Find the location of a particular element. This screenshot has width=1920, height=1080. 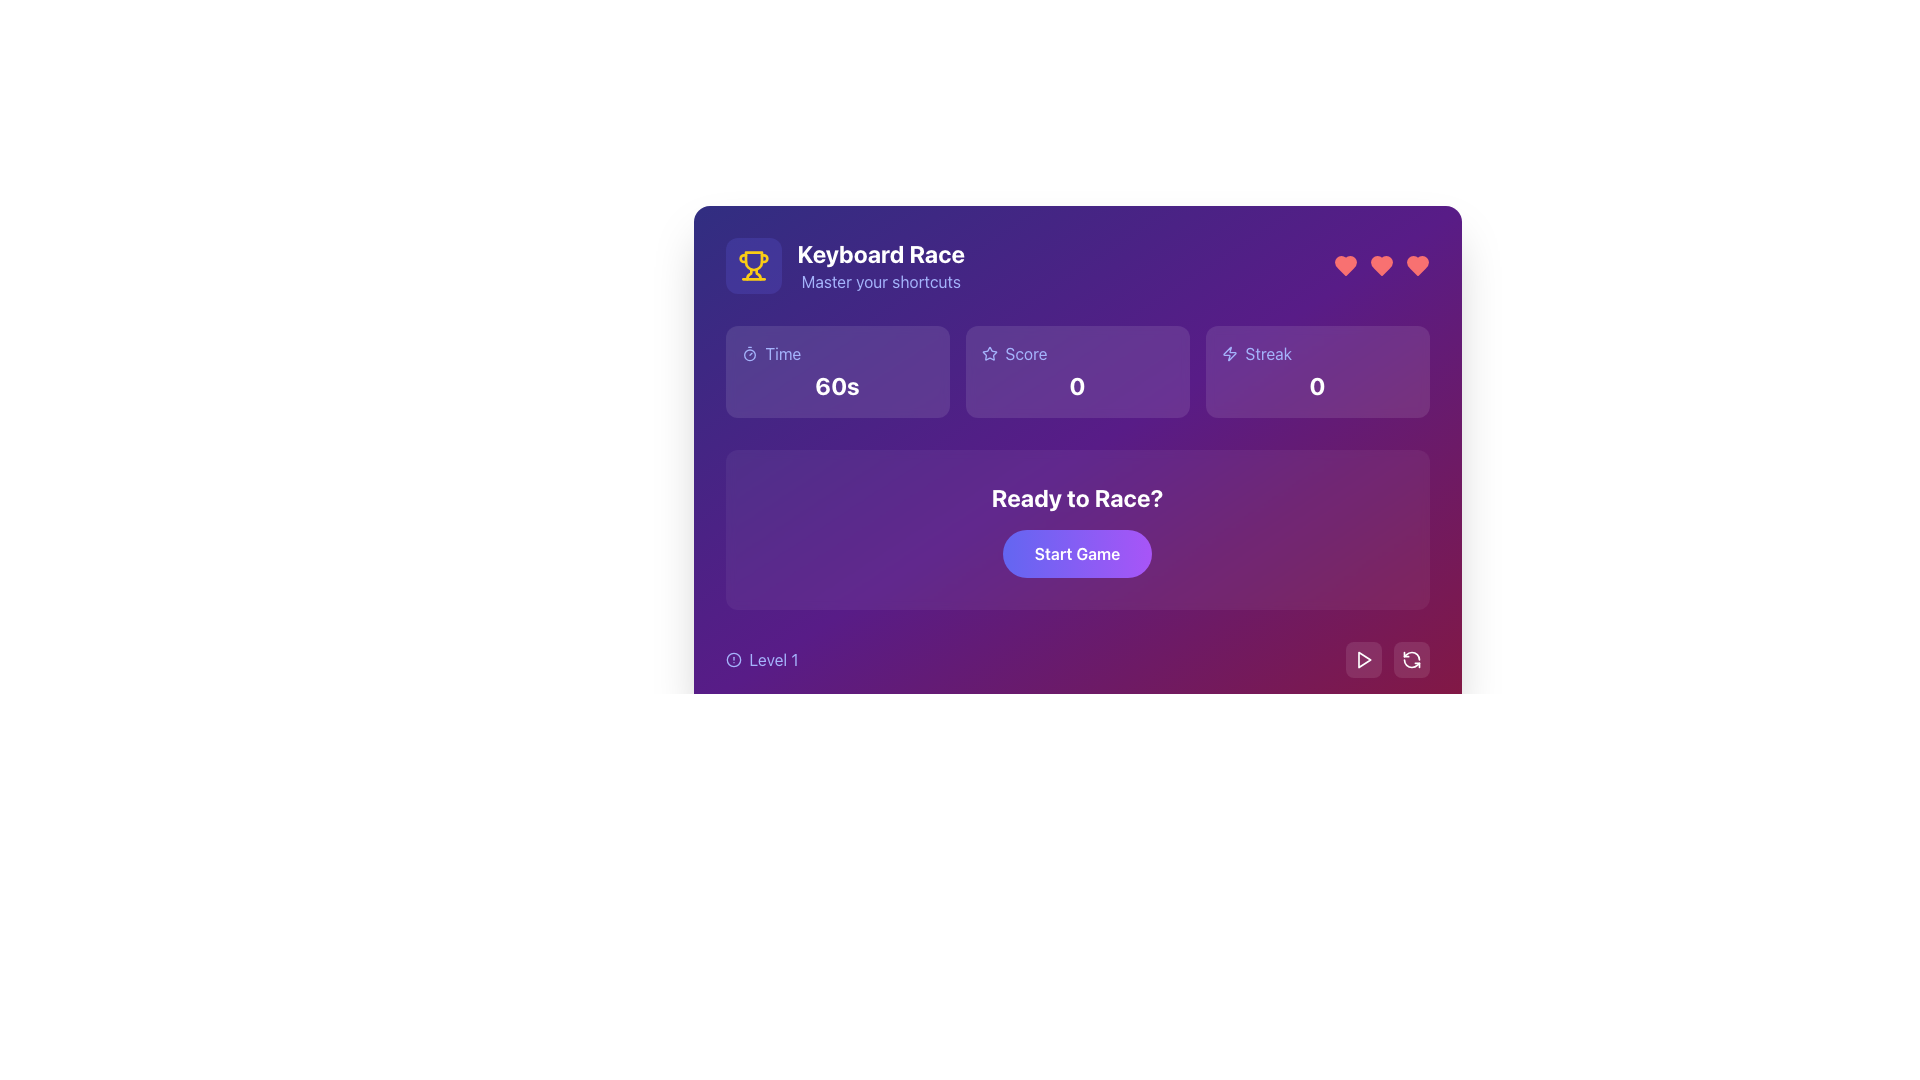

the Text display that shows the remaining or total time in seconds, positioned as the first card in a grid layout, to the left of the 'Score' and 'Streak' cards is located at coordinates (837, 371).